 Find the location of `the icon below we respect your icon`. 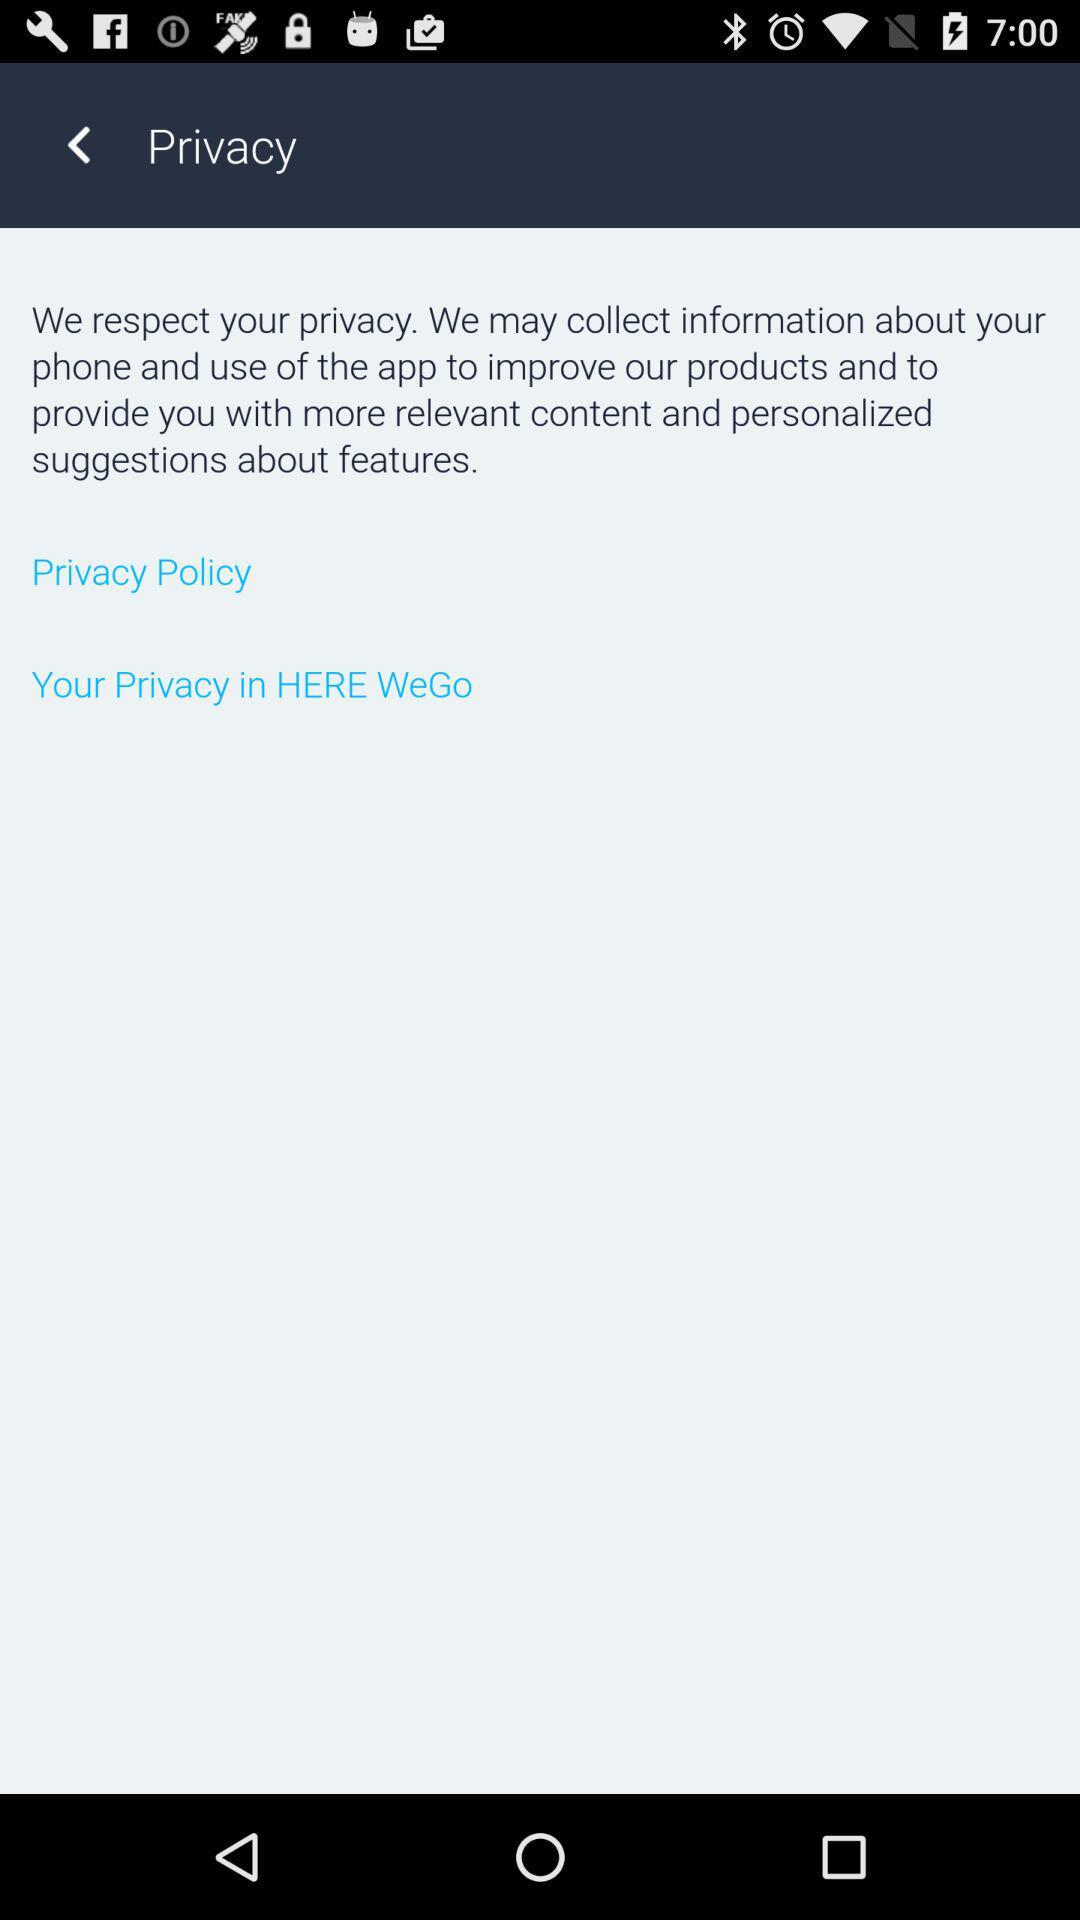

the icon below we respect your icon is located at coordinates (540, 569).